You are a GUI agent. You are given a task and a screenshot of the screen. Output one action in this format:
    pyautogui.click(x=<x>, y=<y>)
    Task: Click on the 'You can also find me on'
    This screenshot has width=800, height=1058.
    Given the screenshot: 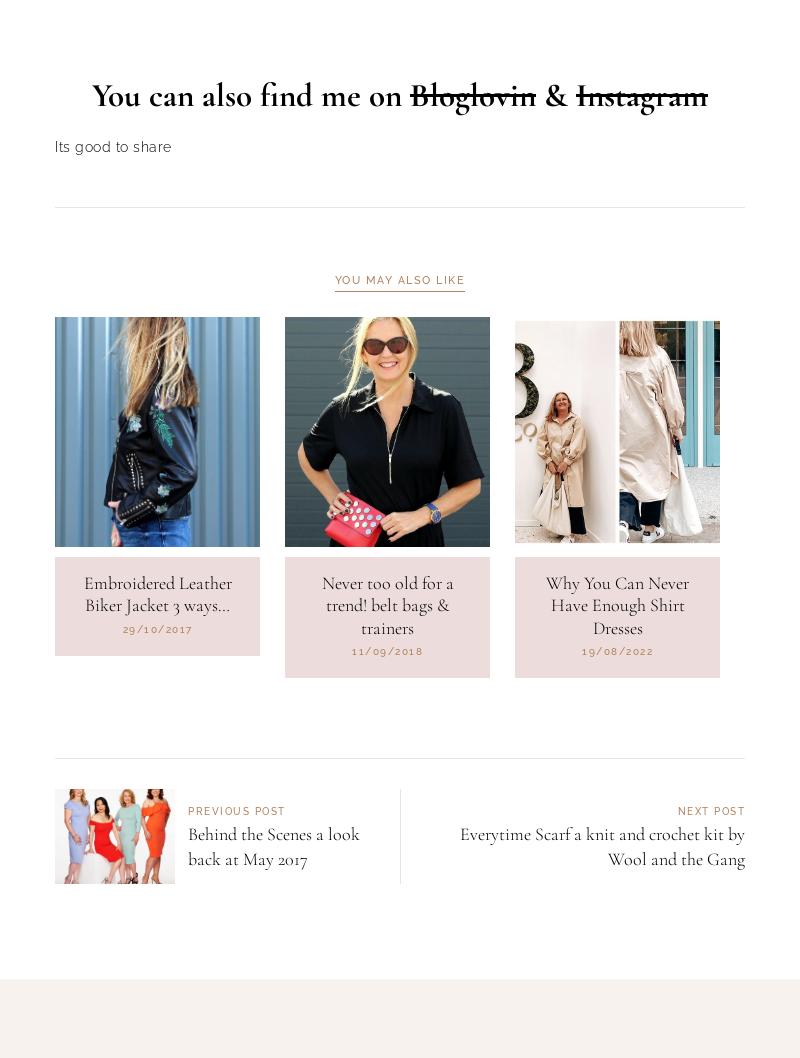 What is the action you would take?
    pyautogui.click(x=92, y=197)
    